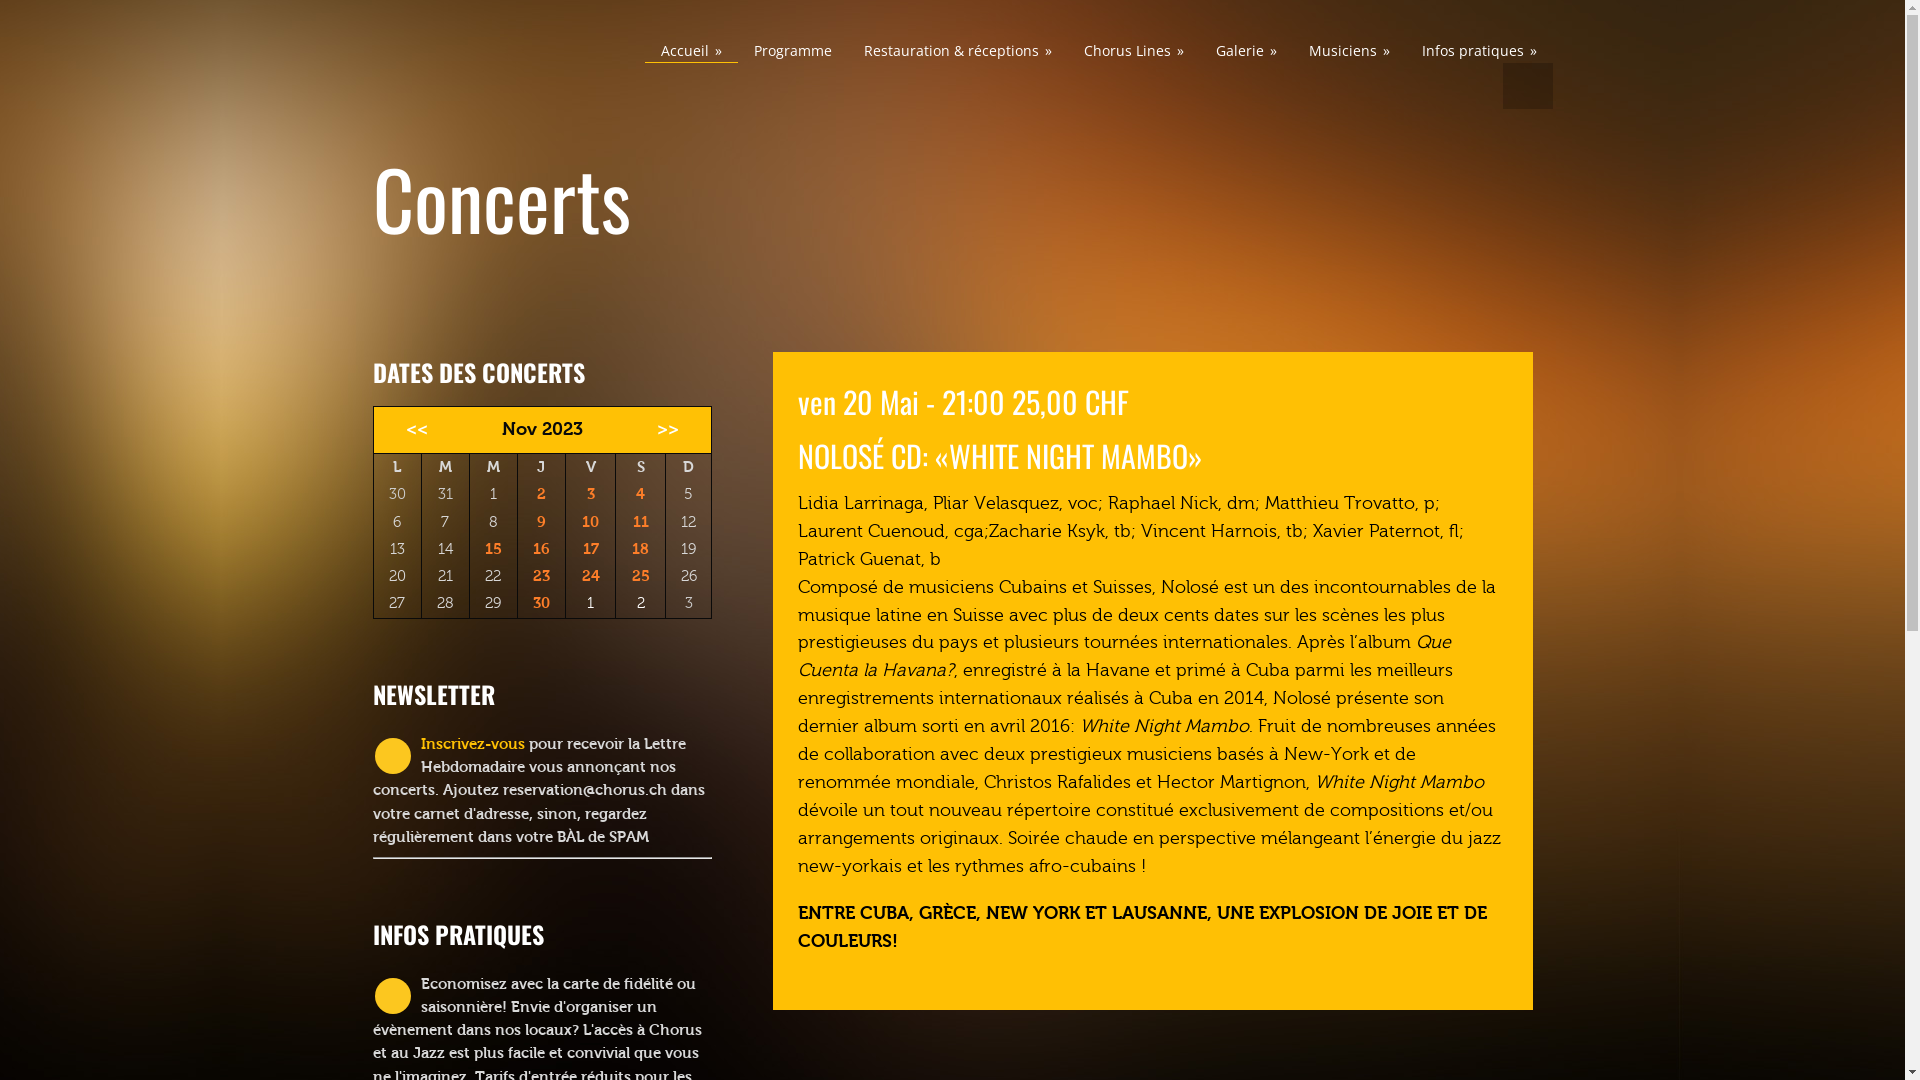 The height and width of the screenshot is (1080, 1920). I want to click on 'Inscrivez-vous', so click(470, 744).